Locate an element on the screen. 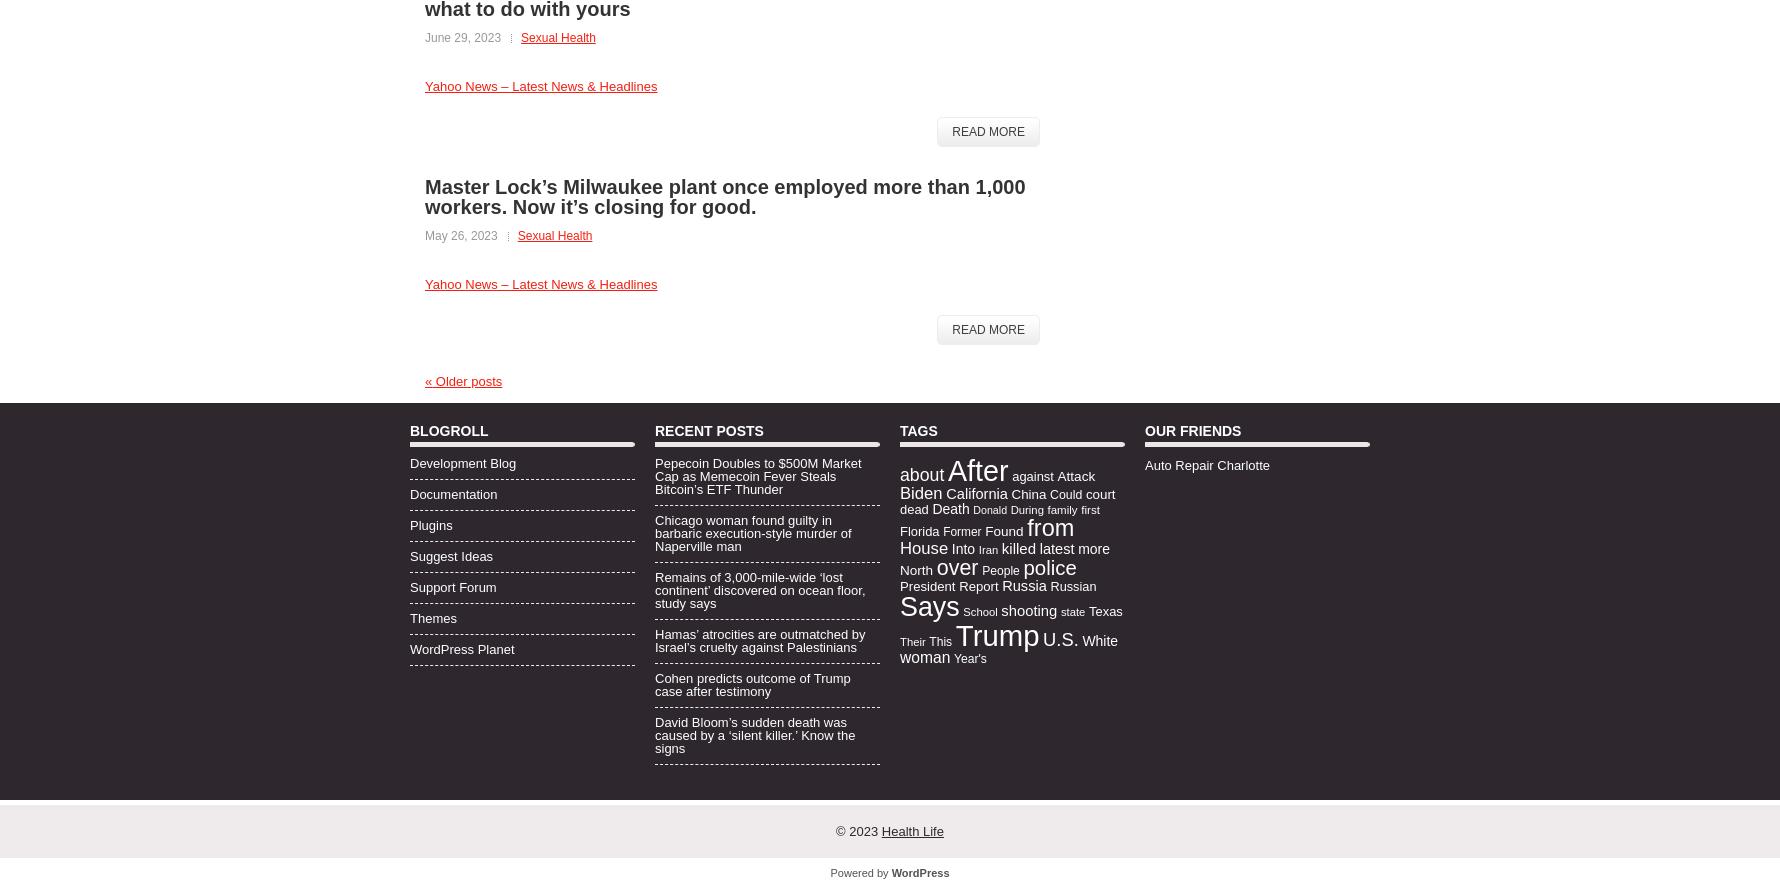  'Iran' is located at coordinates (987, 548).